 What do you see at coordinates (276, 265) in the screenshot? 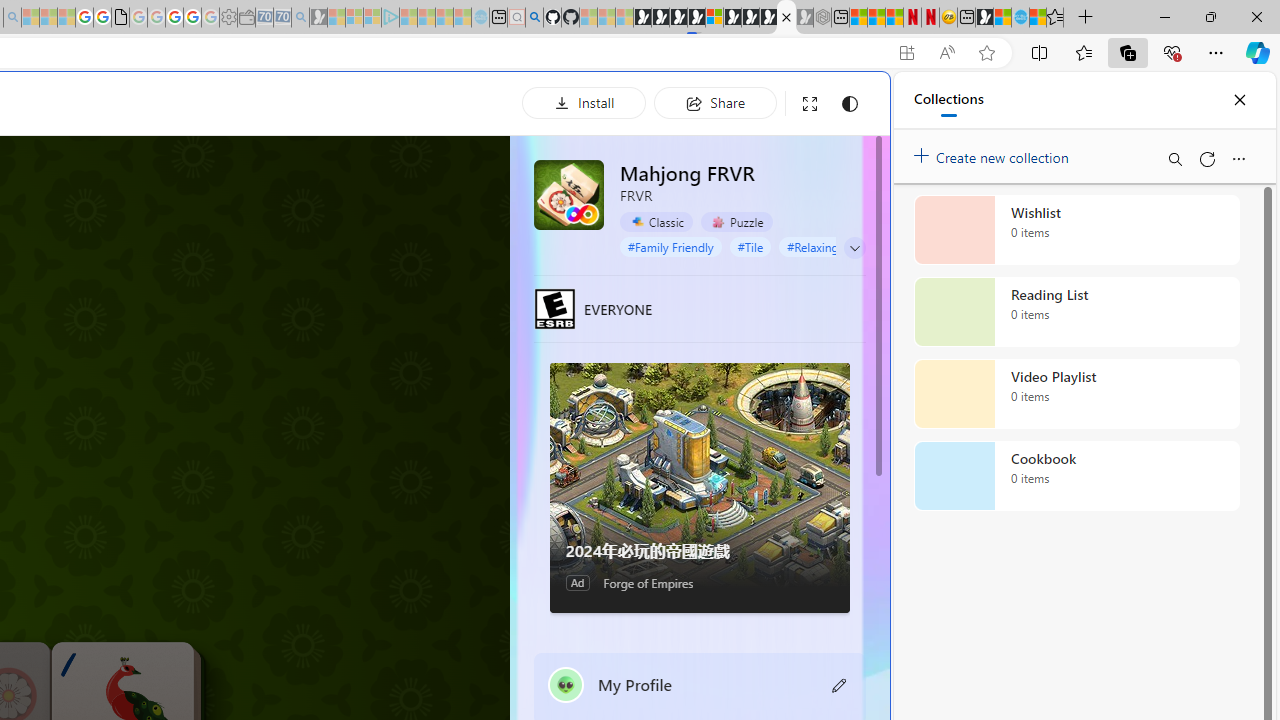
I see `'Tabs you'` at bounding box center [276, 265].